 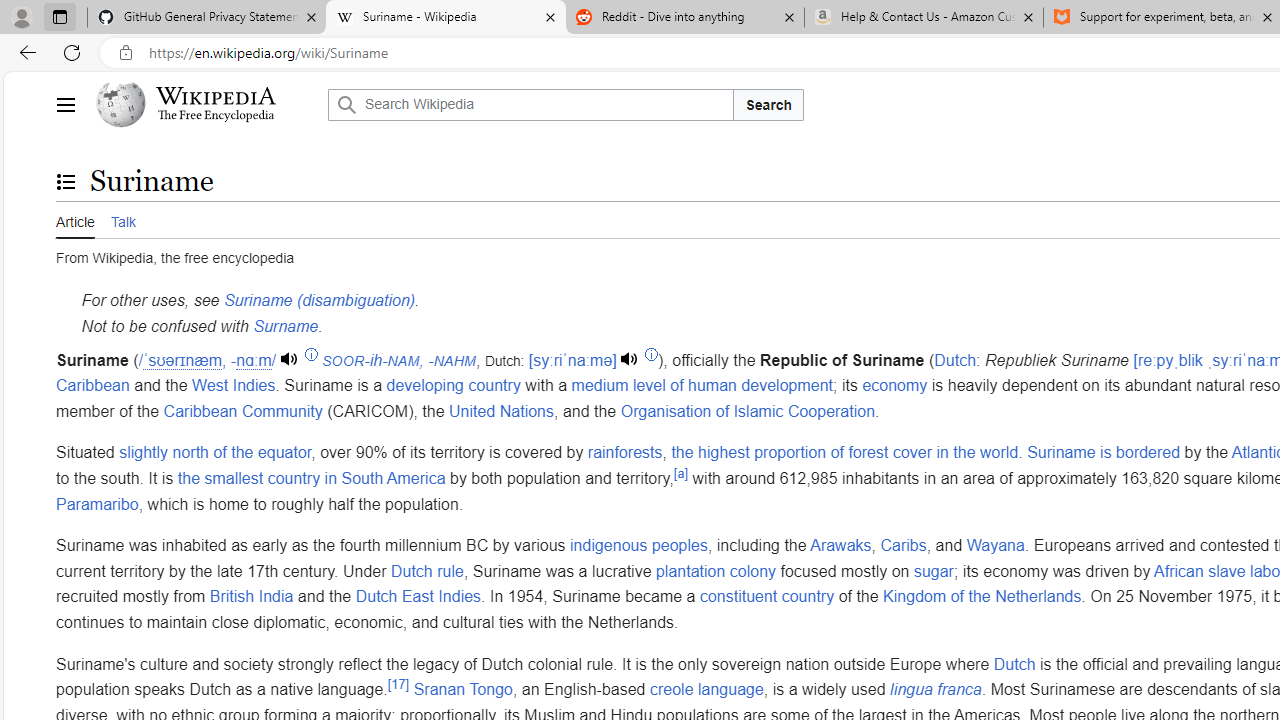 What do you see at coordinates (680, 473) in the screenshot?
I see `'[a]'` at bounding box center [680, 473].